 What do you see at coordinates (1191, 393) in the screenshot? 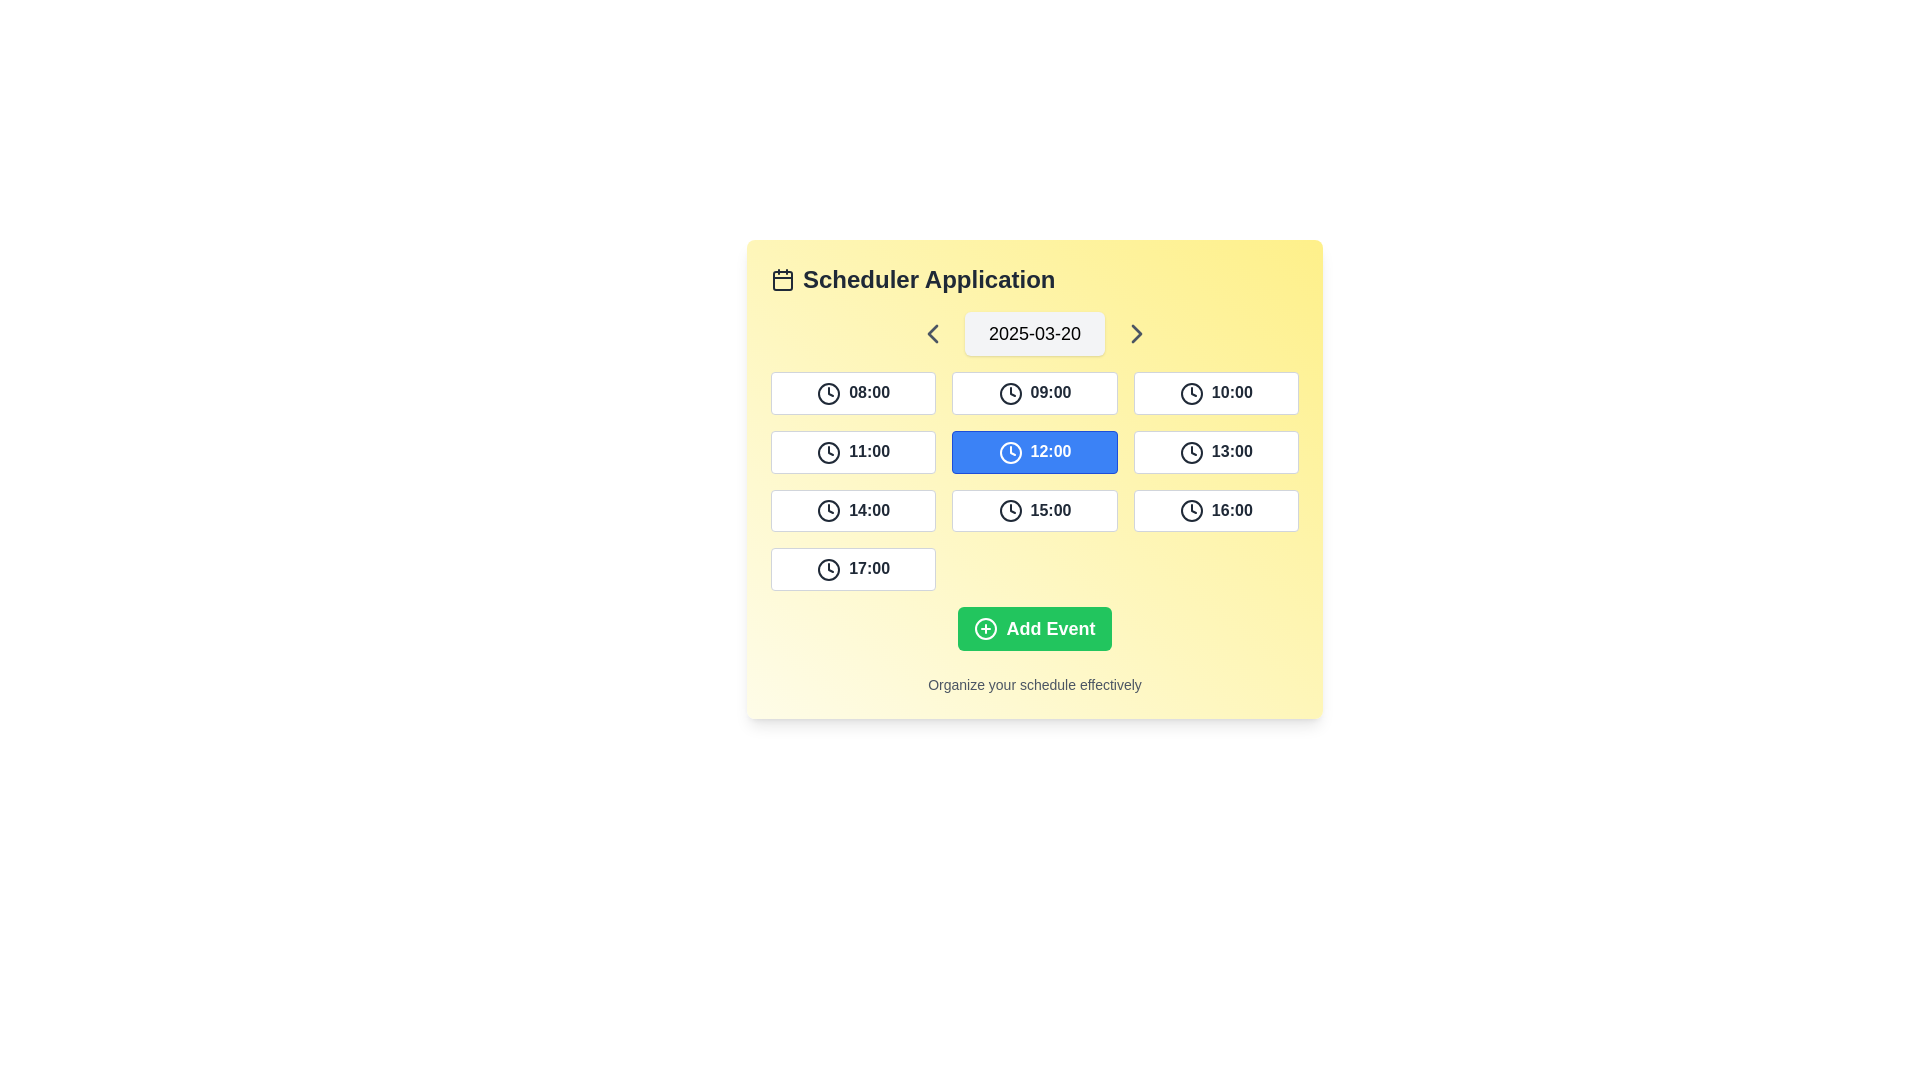
I see `the clock icon located within the '10:00' time slot button, which features a minimalistic design with a circular outline and clock hands` at bounding box center [1191, 393].